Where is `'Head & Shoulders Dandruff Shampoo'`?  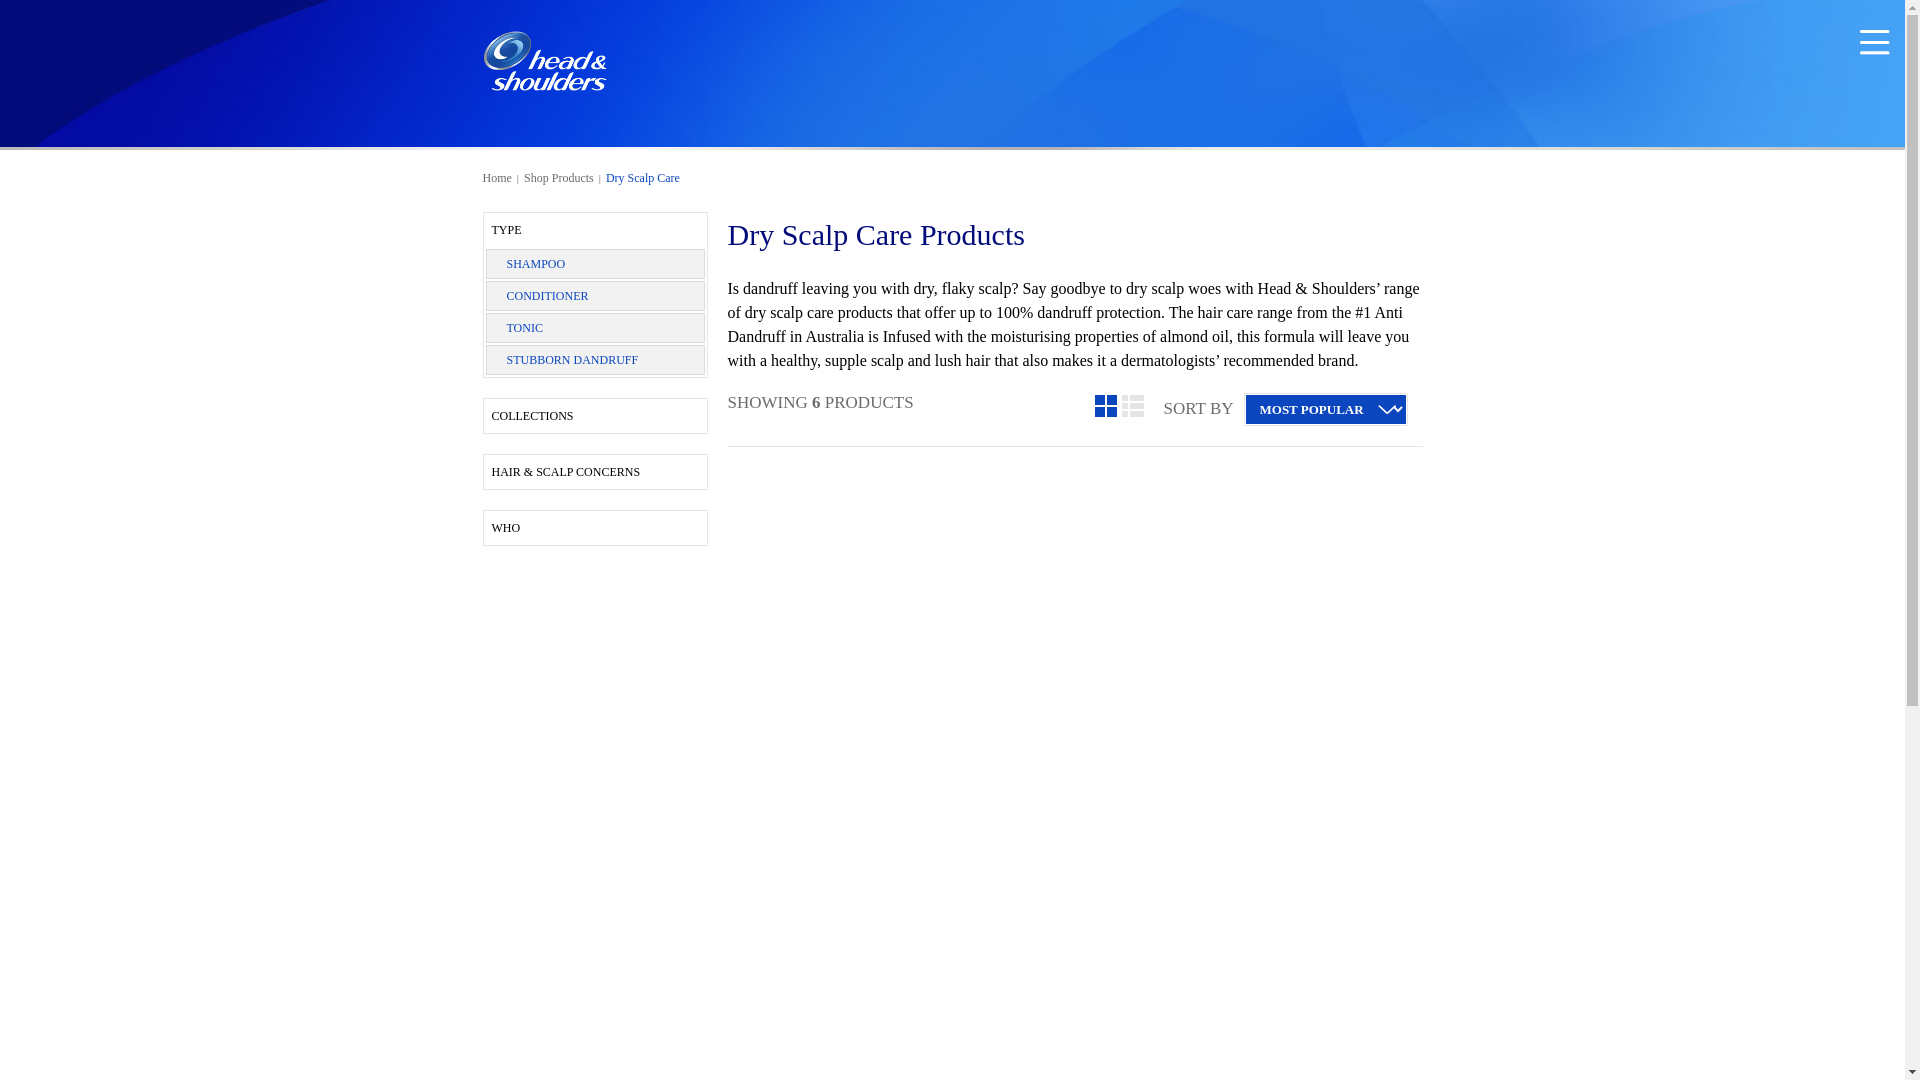 'Head & Shoulders Dandruff Shampoo' is located at coordinates (543, 60).